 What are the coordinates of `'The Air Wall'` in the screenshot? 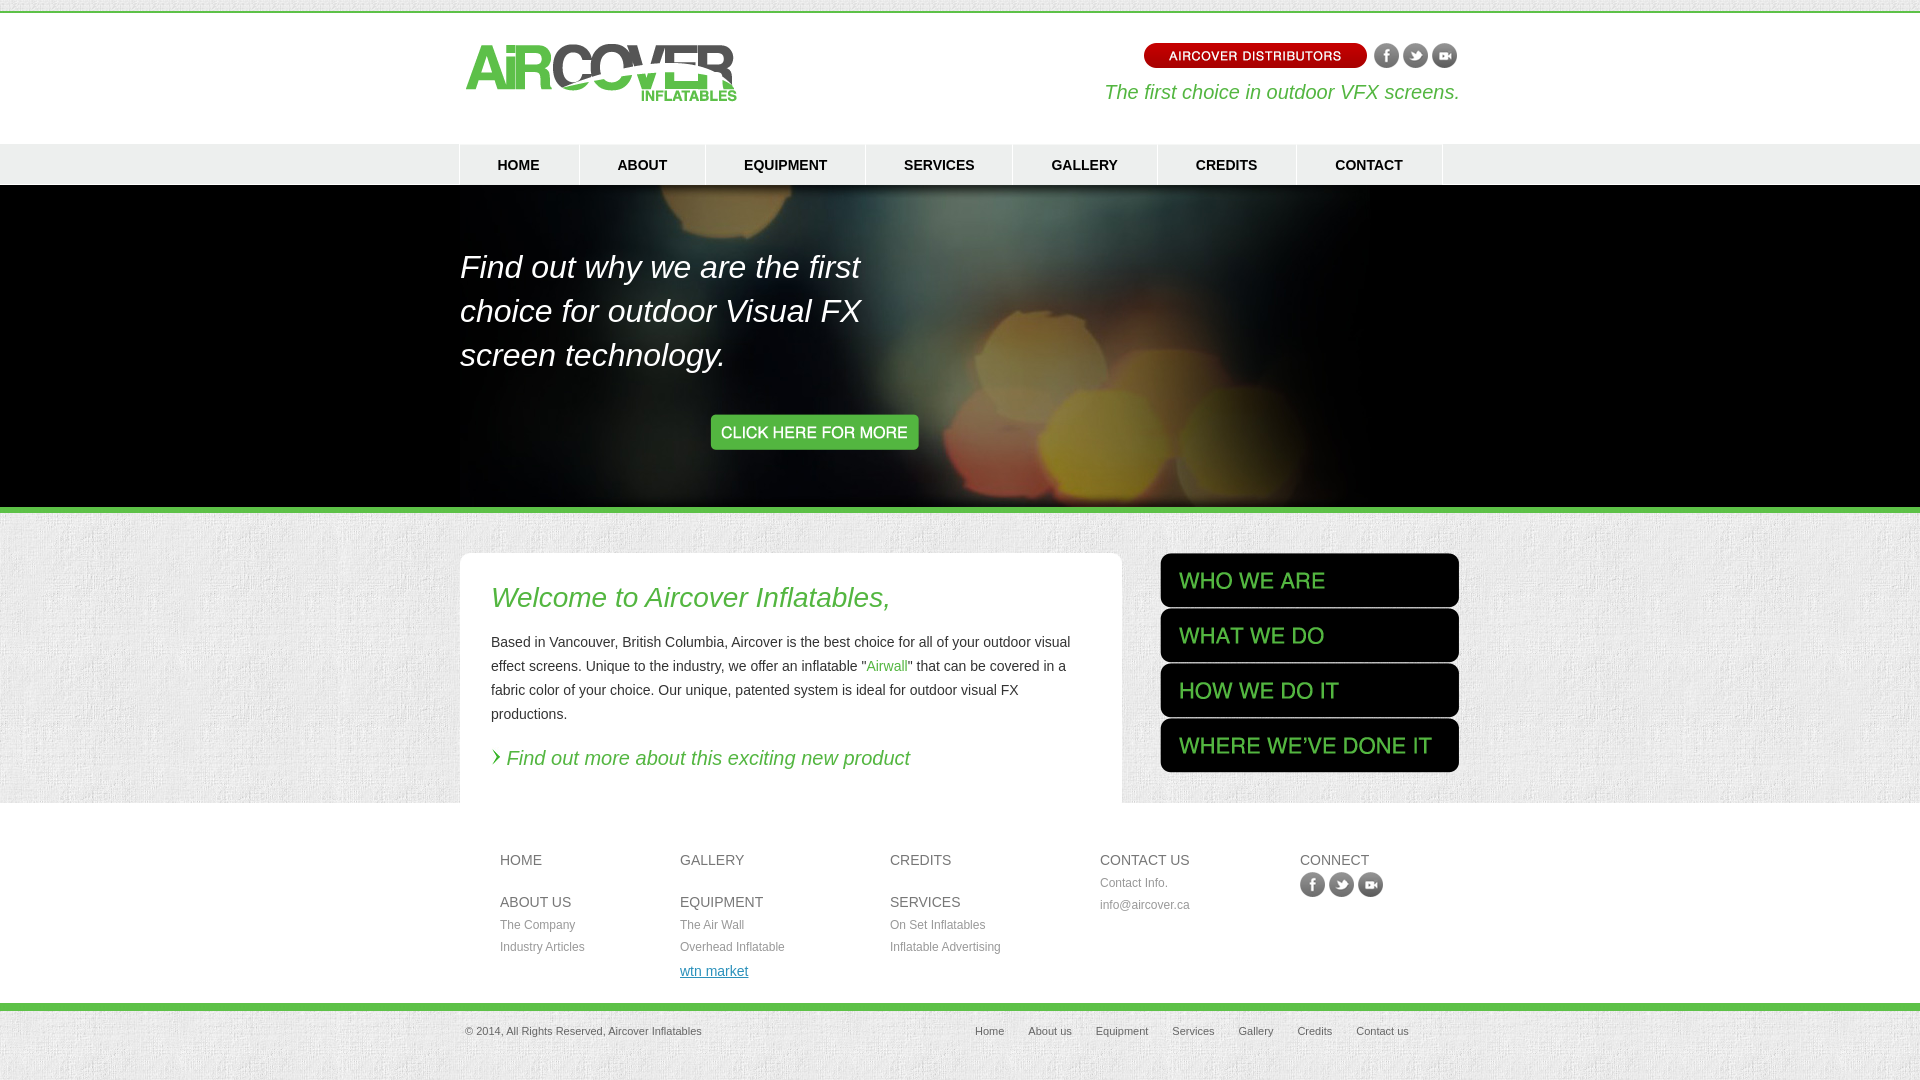 It's located at (680, 925).